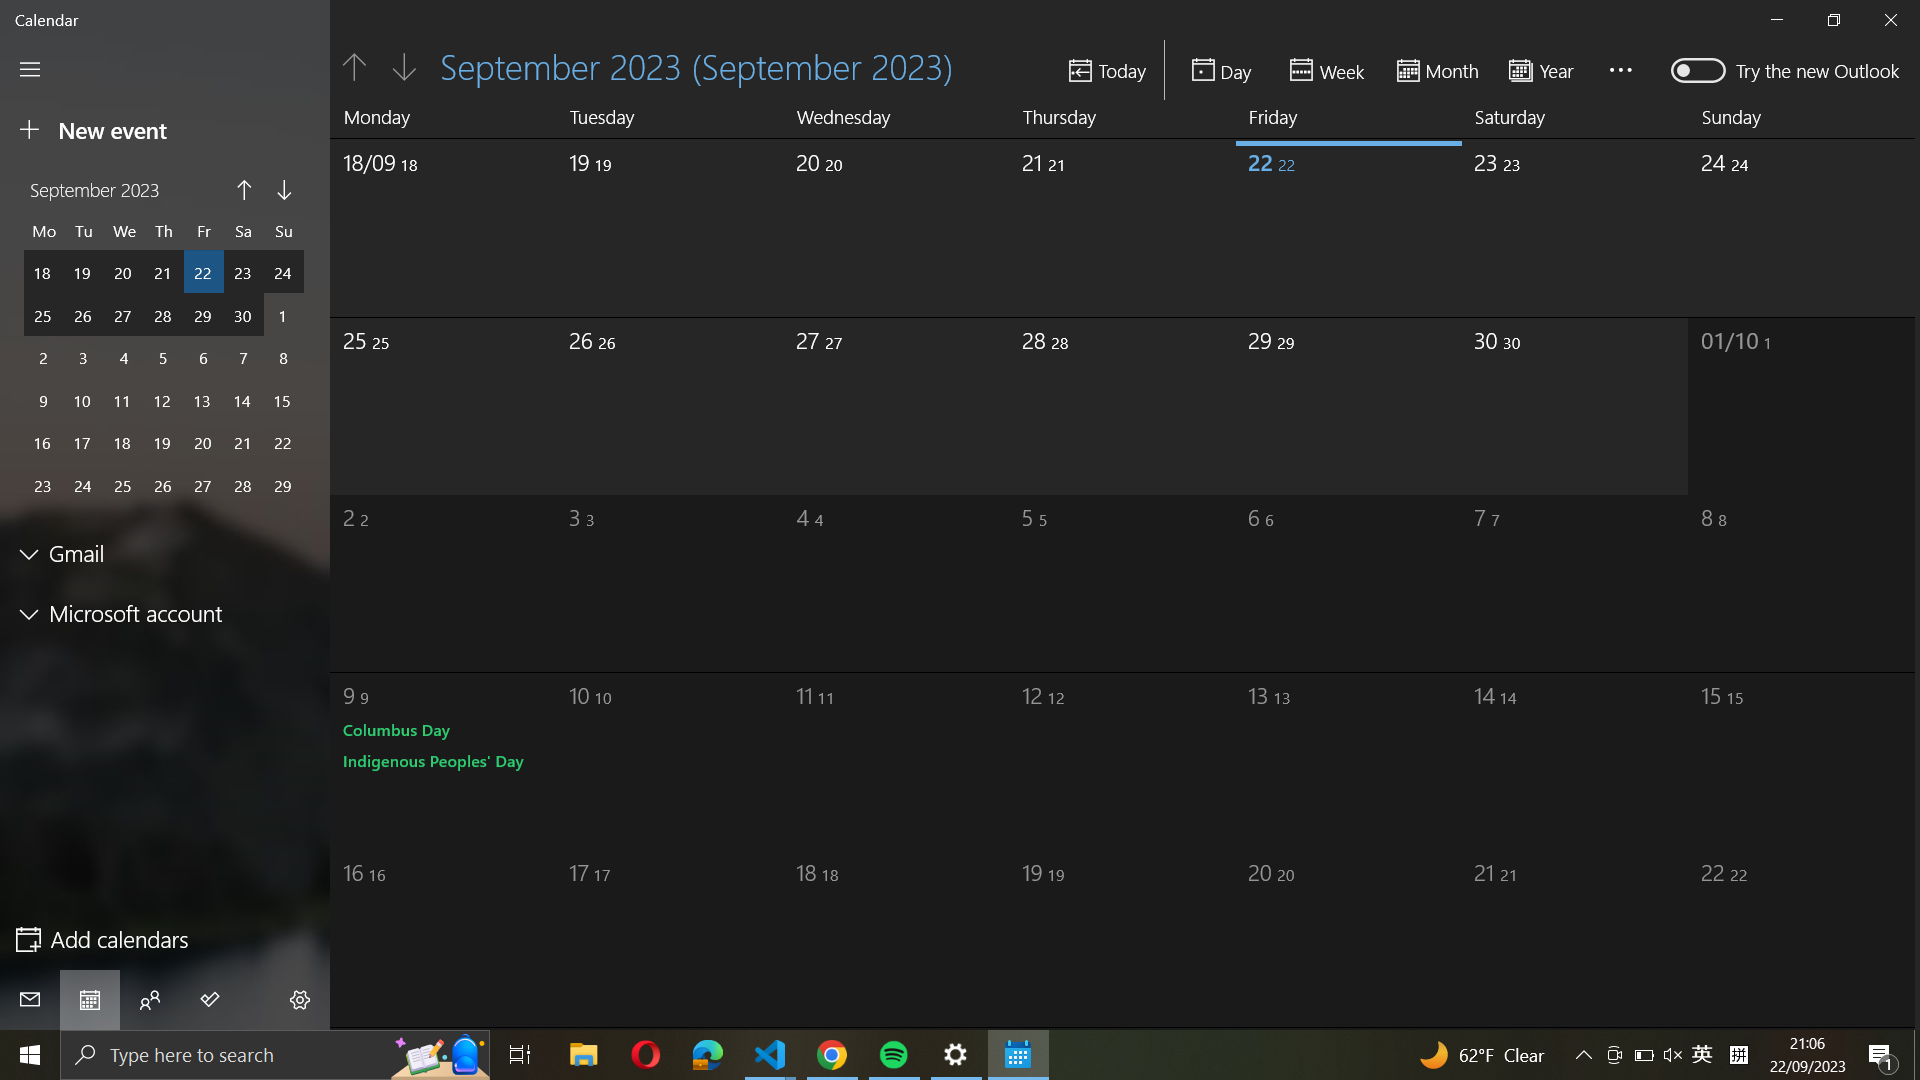 This screenshot has height=1080, width=1920. I want to click on Connect with others through the calendar, so click(149, 999).